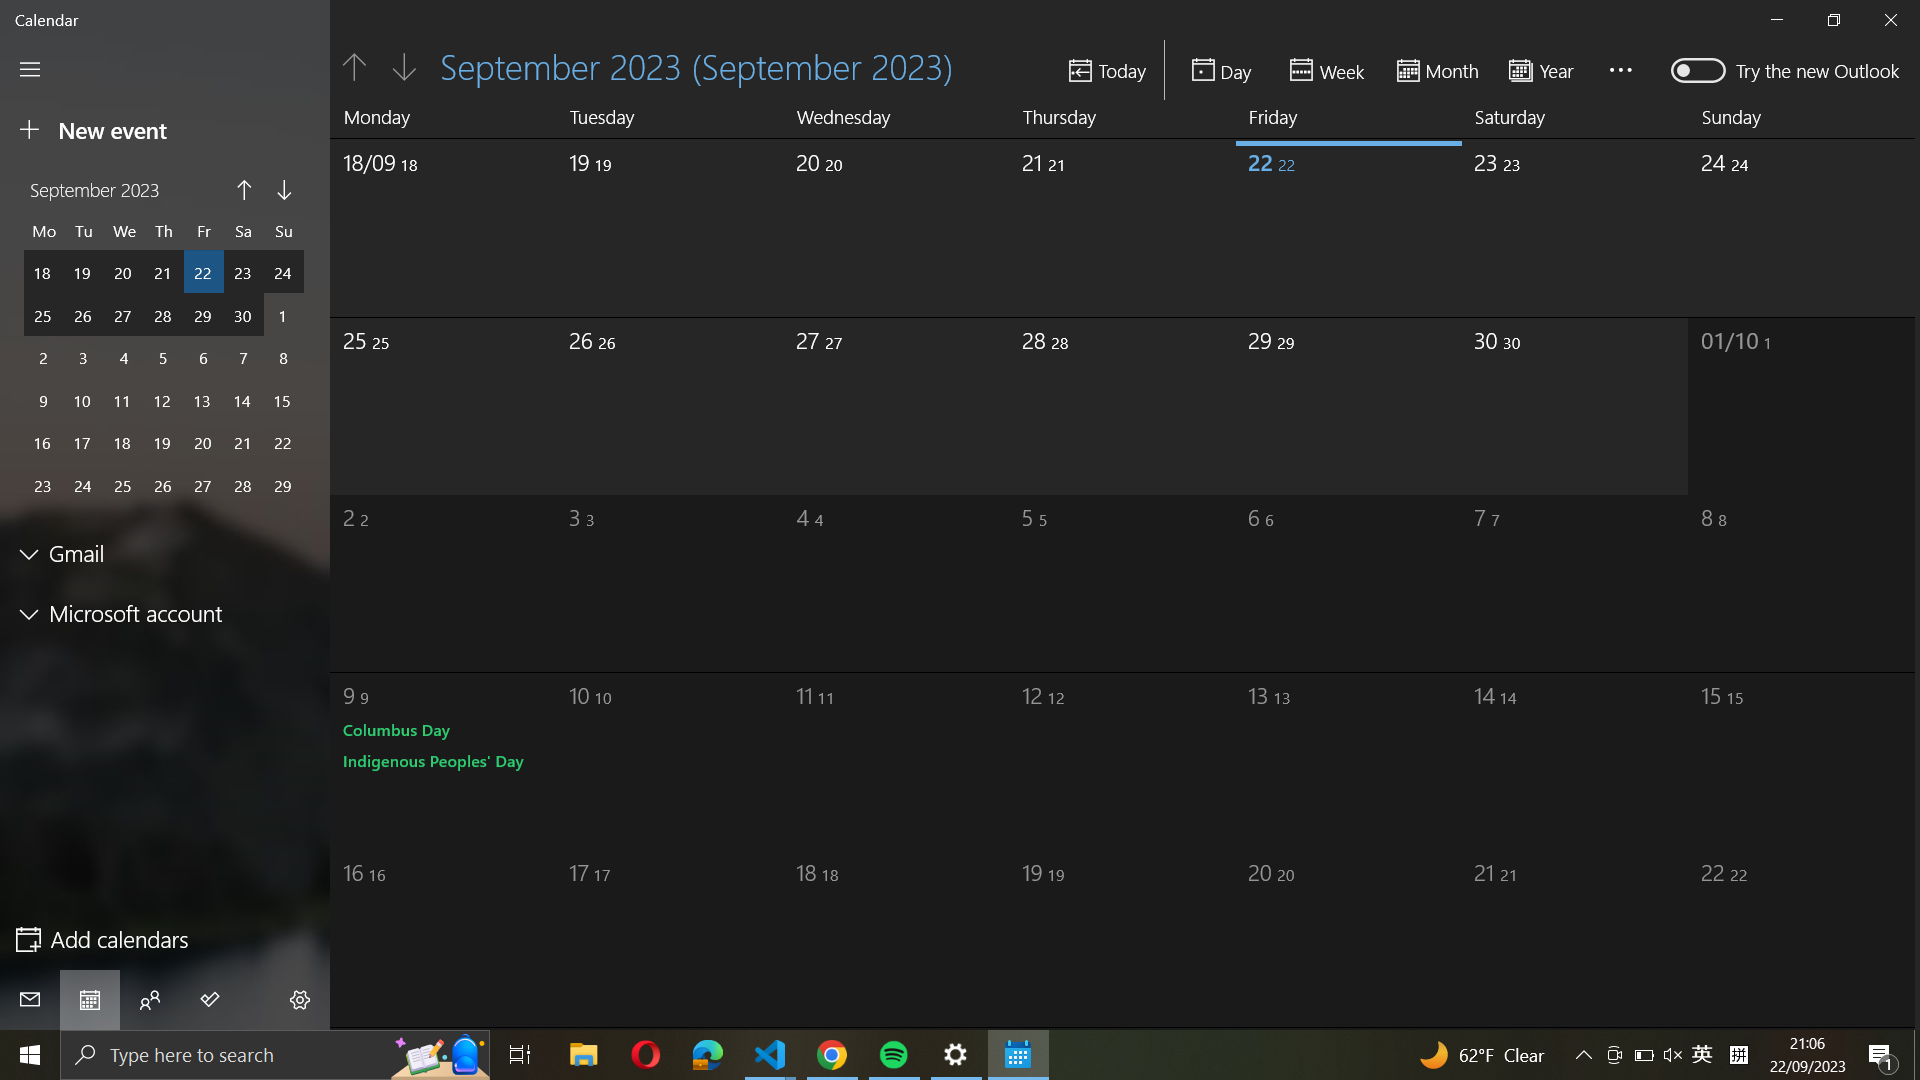 This screenshot has height=1080, width=1920. I want to click on Connect with others through the calendar, so click(149, 999).